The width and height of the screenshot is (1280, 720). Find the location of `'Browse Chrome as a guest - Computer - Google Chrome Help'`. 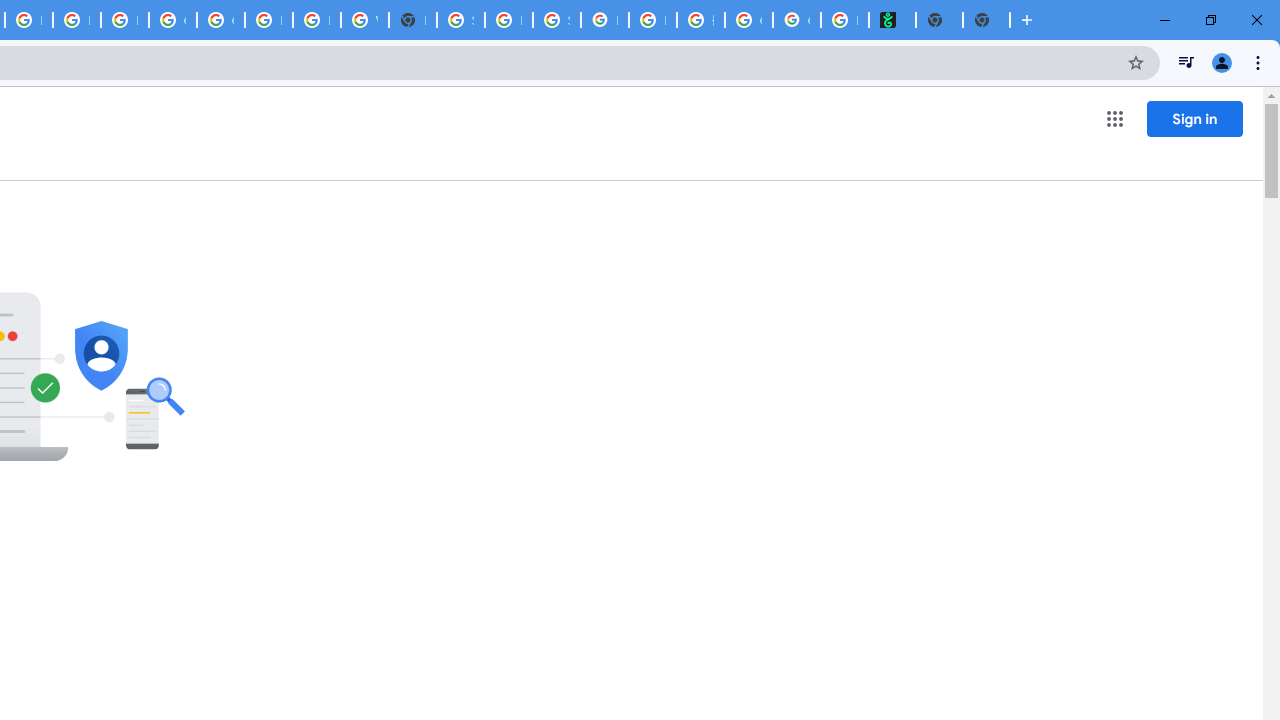

'Browse Chrome as a guest - Computer - Google Chrome Help' is located at coordinates (267, 20).